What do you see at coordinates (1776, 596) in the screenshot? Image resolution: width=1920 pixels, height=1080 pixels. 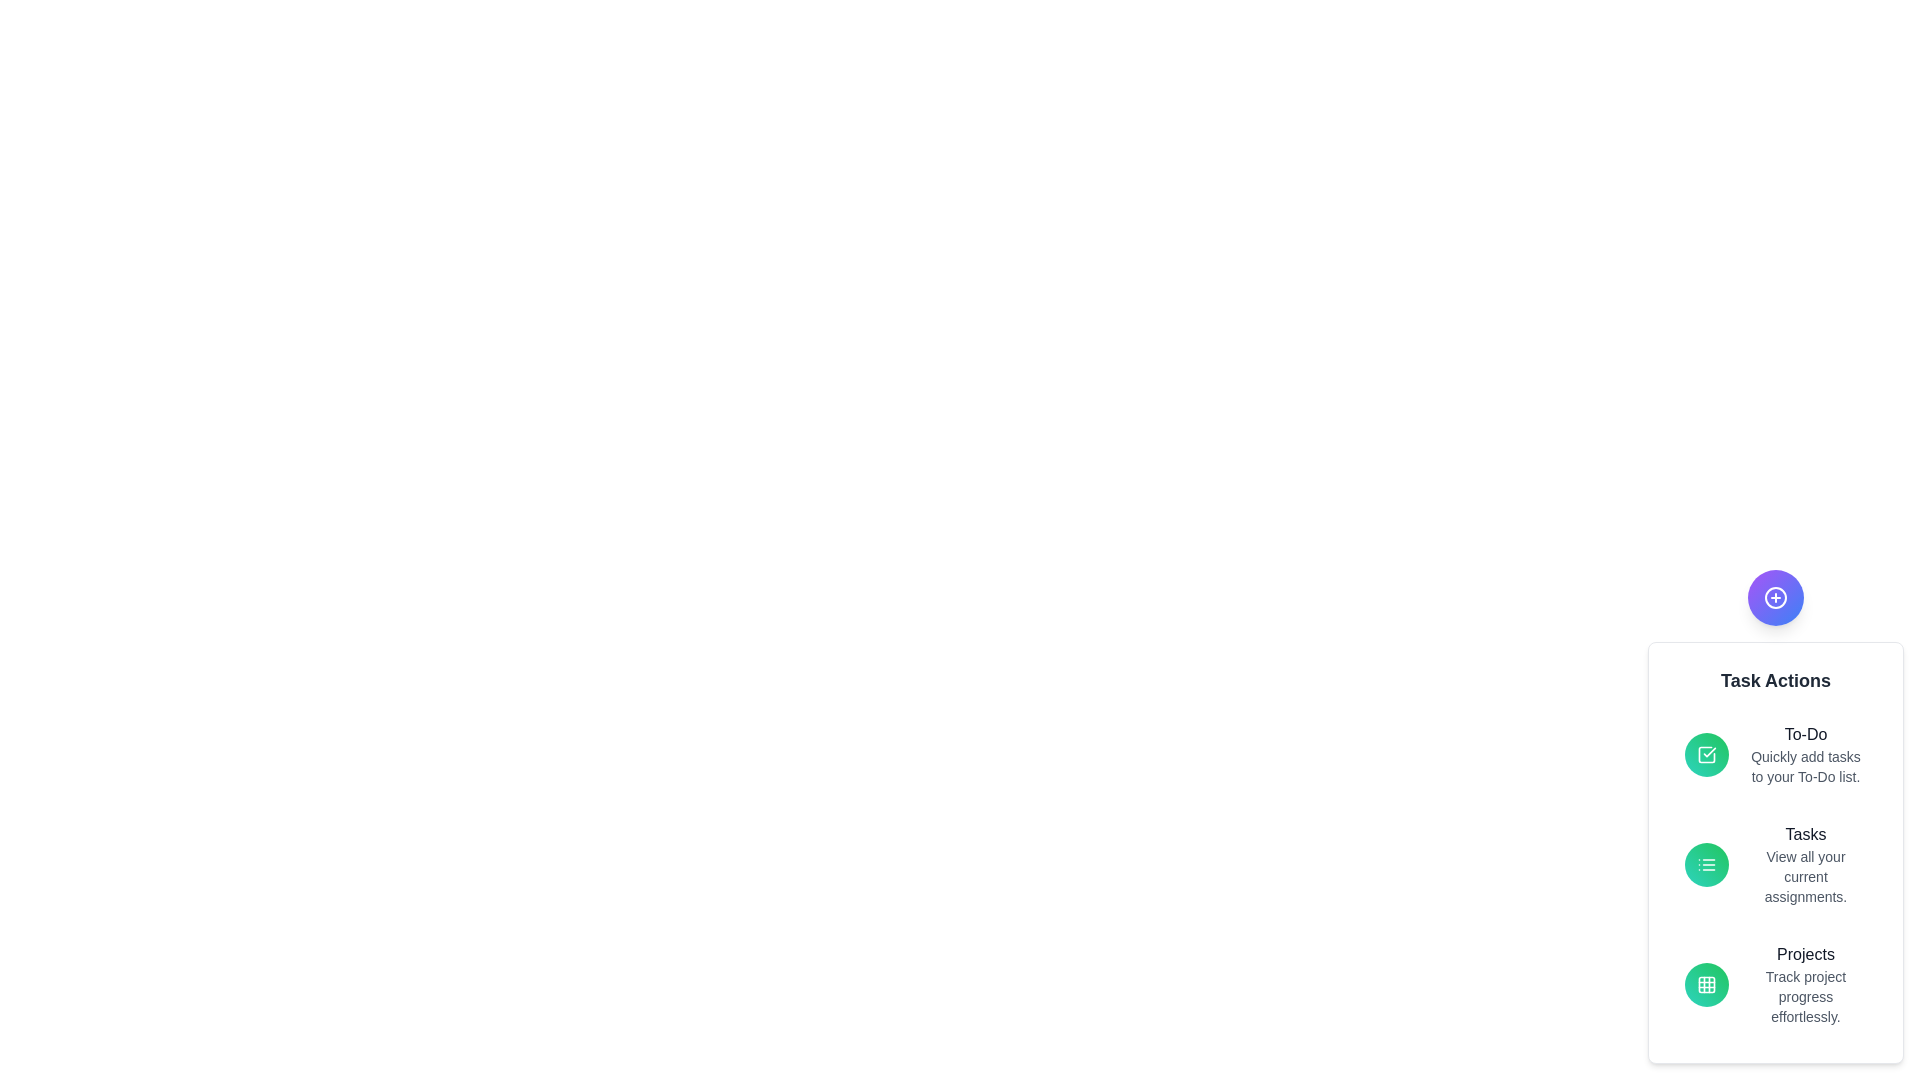 I see `floating action button to toggle the visibility of the Task Actions menu` at bounding box center [1776, 596].